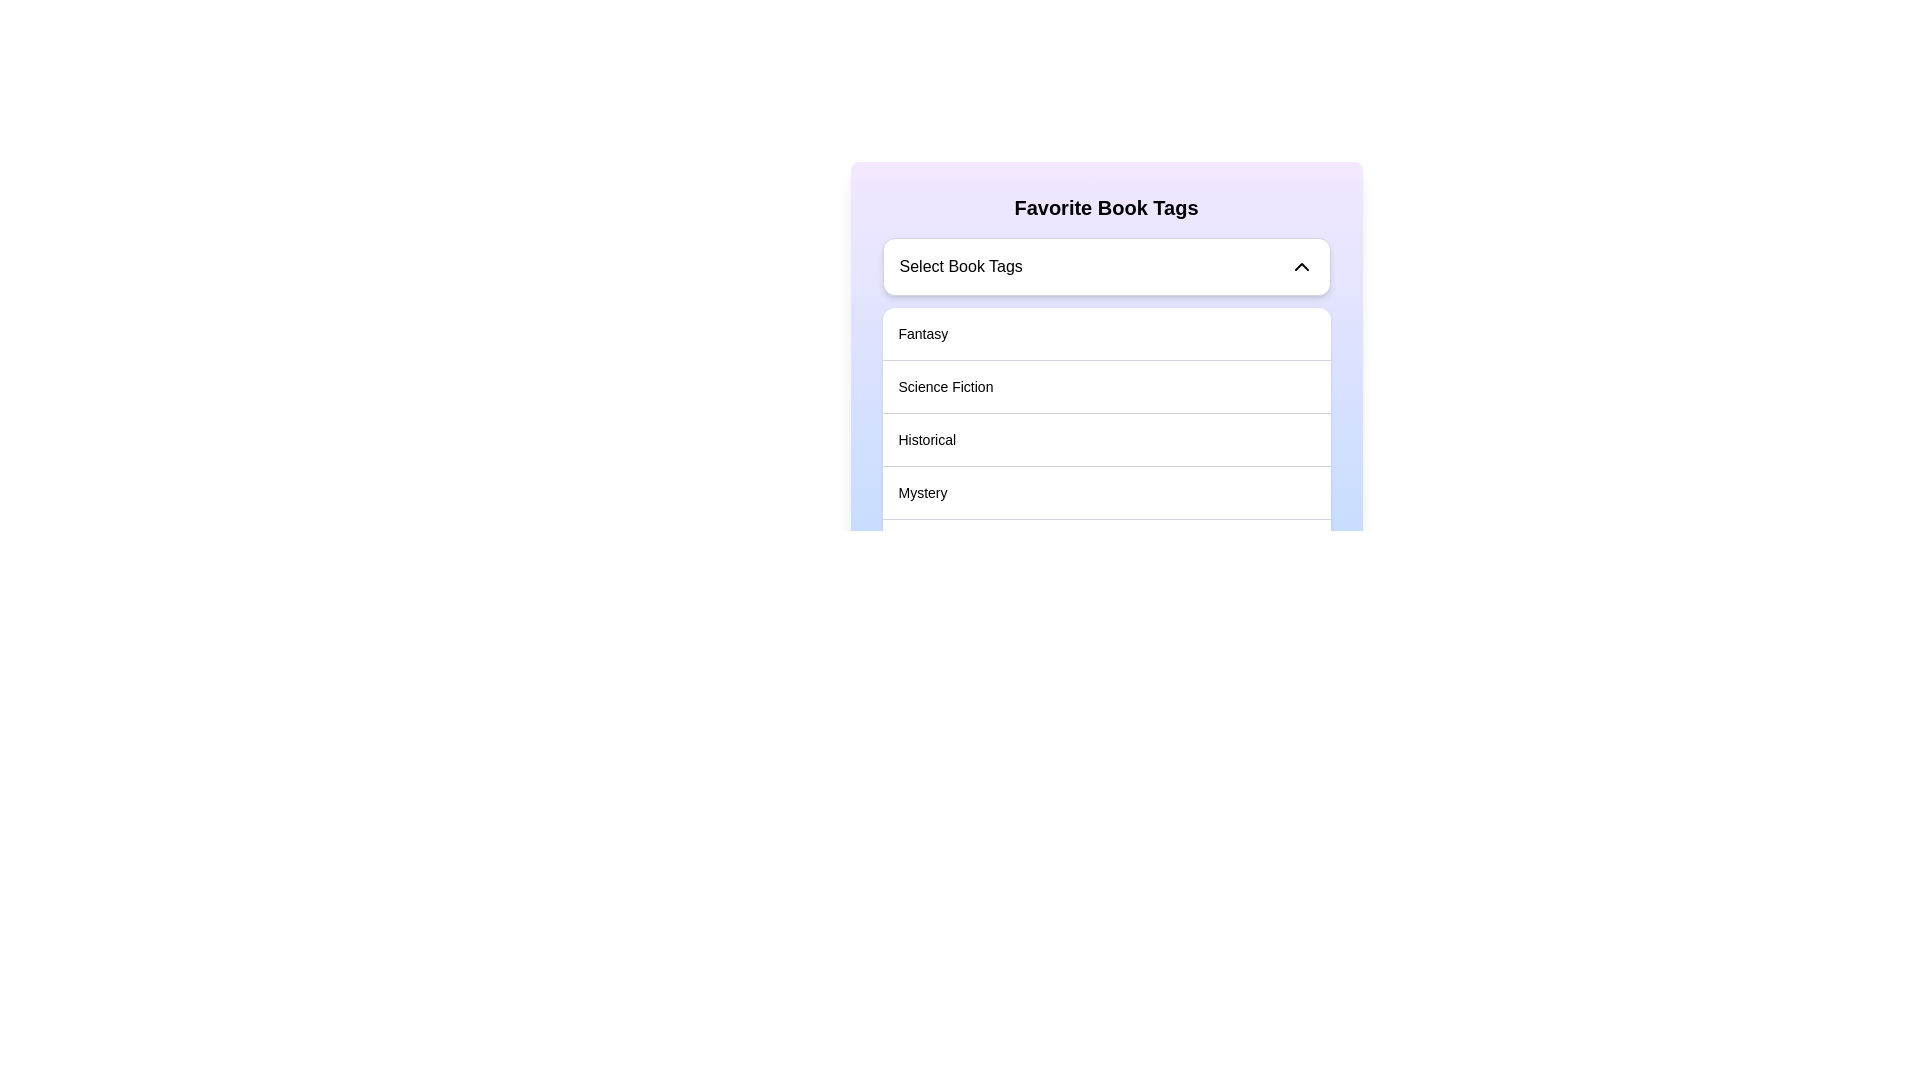 Image resolution: width=1920 pixels, height=1080 pixels. What do you see at coordinates (961, 265) in the screenshot?
I see `text content of the text label that says 'Select Book Tags', which is styled in black on a white background and enclosed within a light gray rounded rectangle` at bounding box center [961, 265].